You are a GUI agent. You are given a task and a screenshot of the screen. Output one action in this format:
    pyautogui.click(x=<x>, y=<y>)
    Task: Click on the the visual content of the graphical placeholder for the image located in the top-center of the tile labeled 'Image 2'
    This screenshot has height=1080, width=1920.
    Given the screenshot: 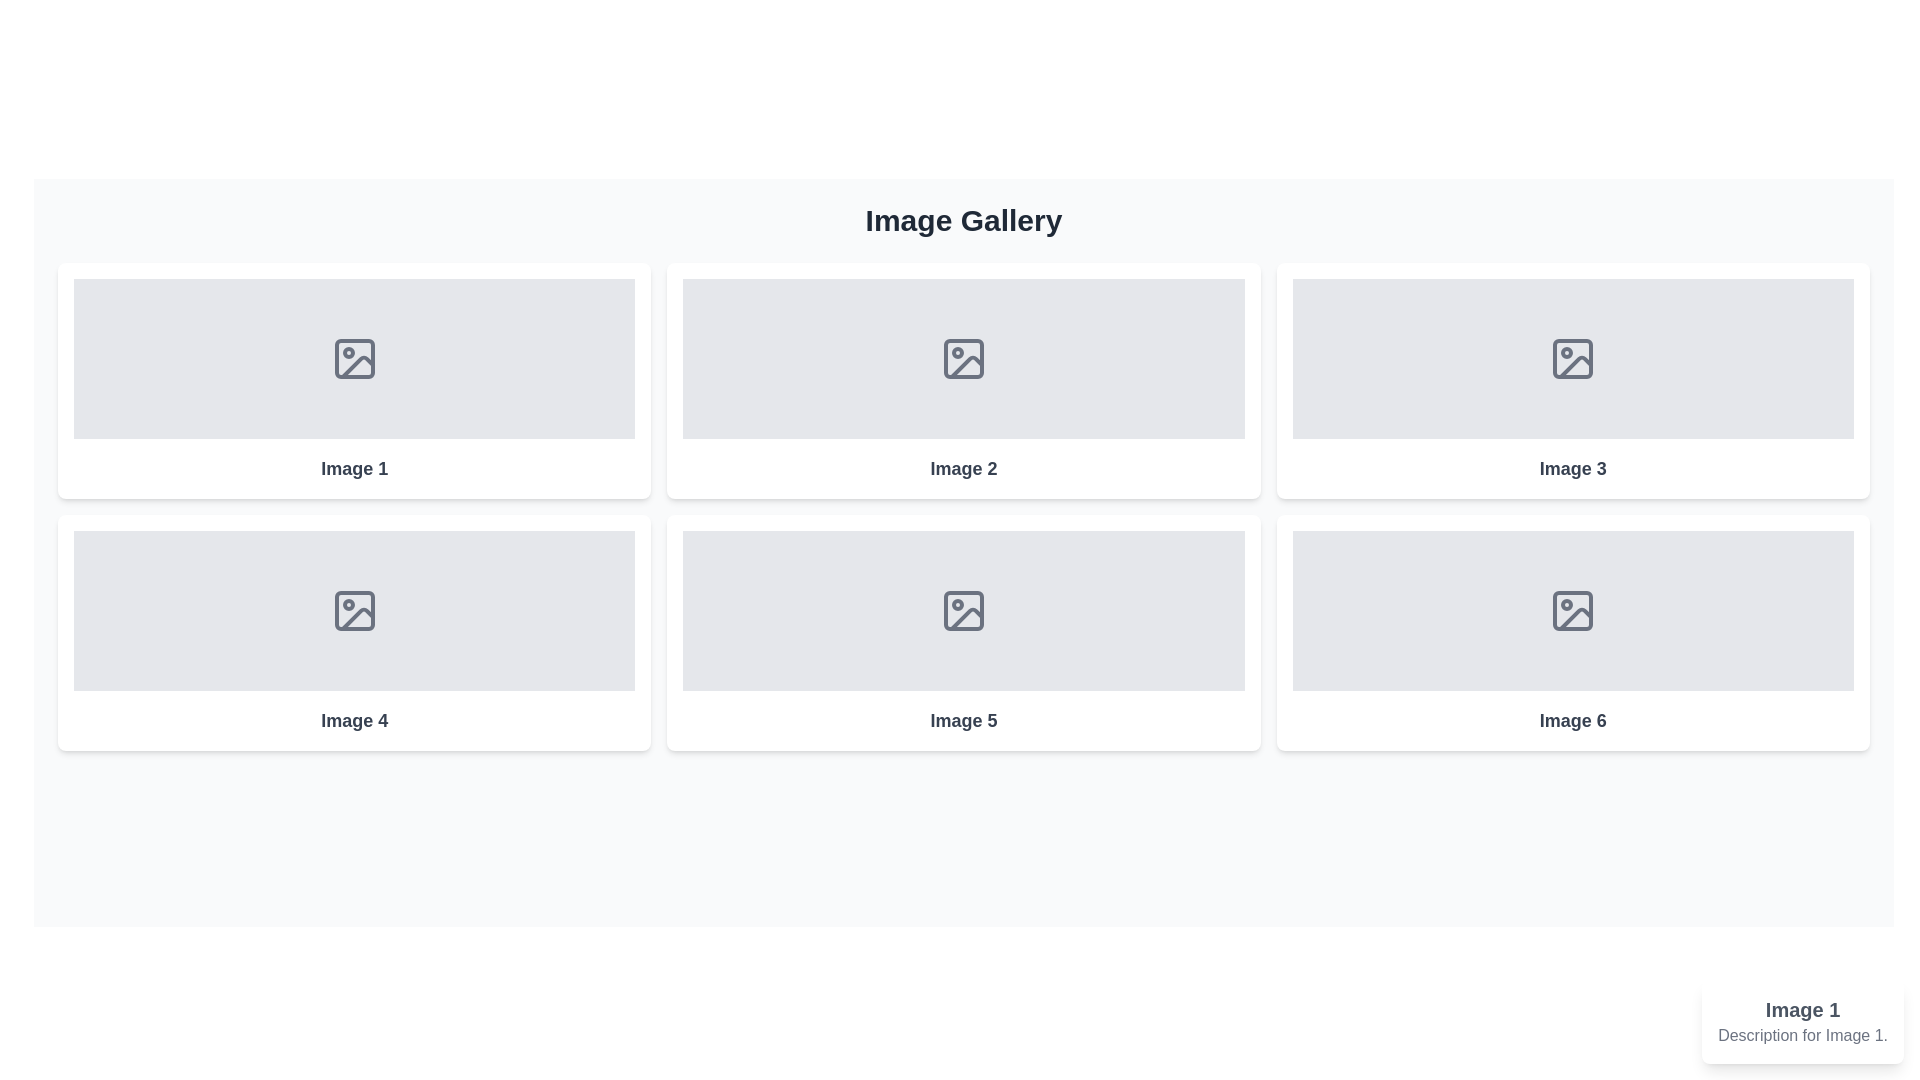 What is the action you would take?
    pyautogui.click(x=964, y=357)
    